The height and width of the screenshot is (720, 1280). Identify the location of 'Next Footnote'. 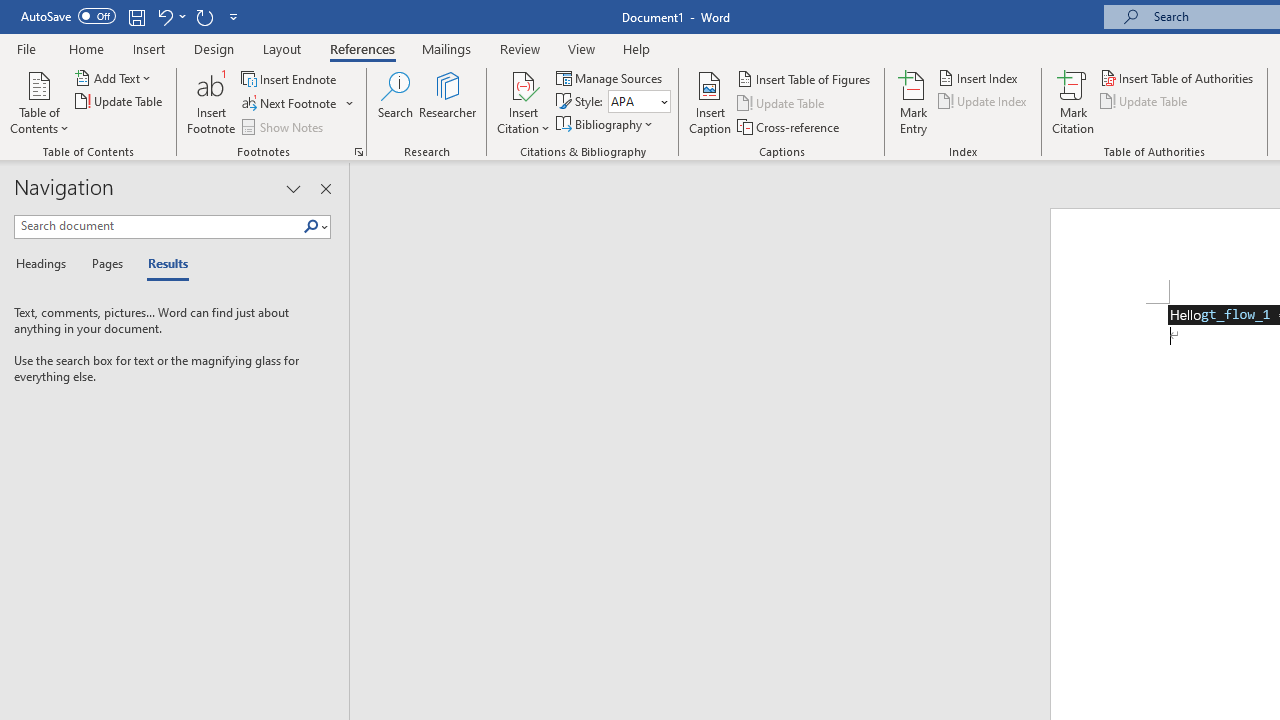
(297, 103).